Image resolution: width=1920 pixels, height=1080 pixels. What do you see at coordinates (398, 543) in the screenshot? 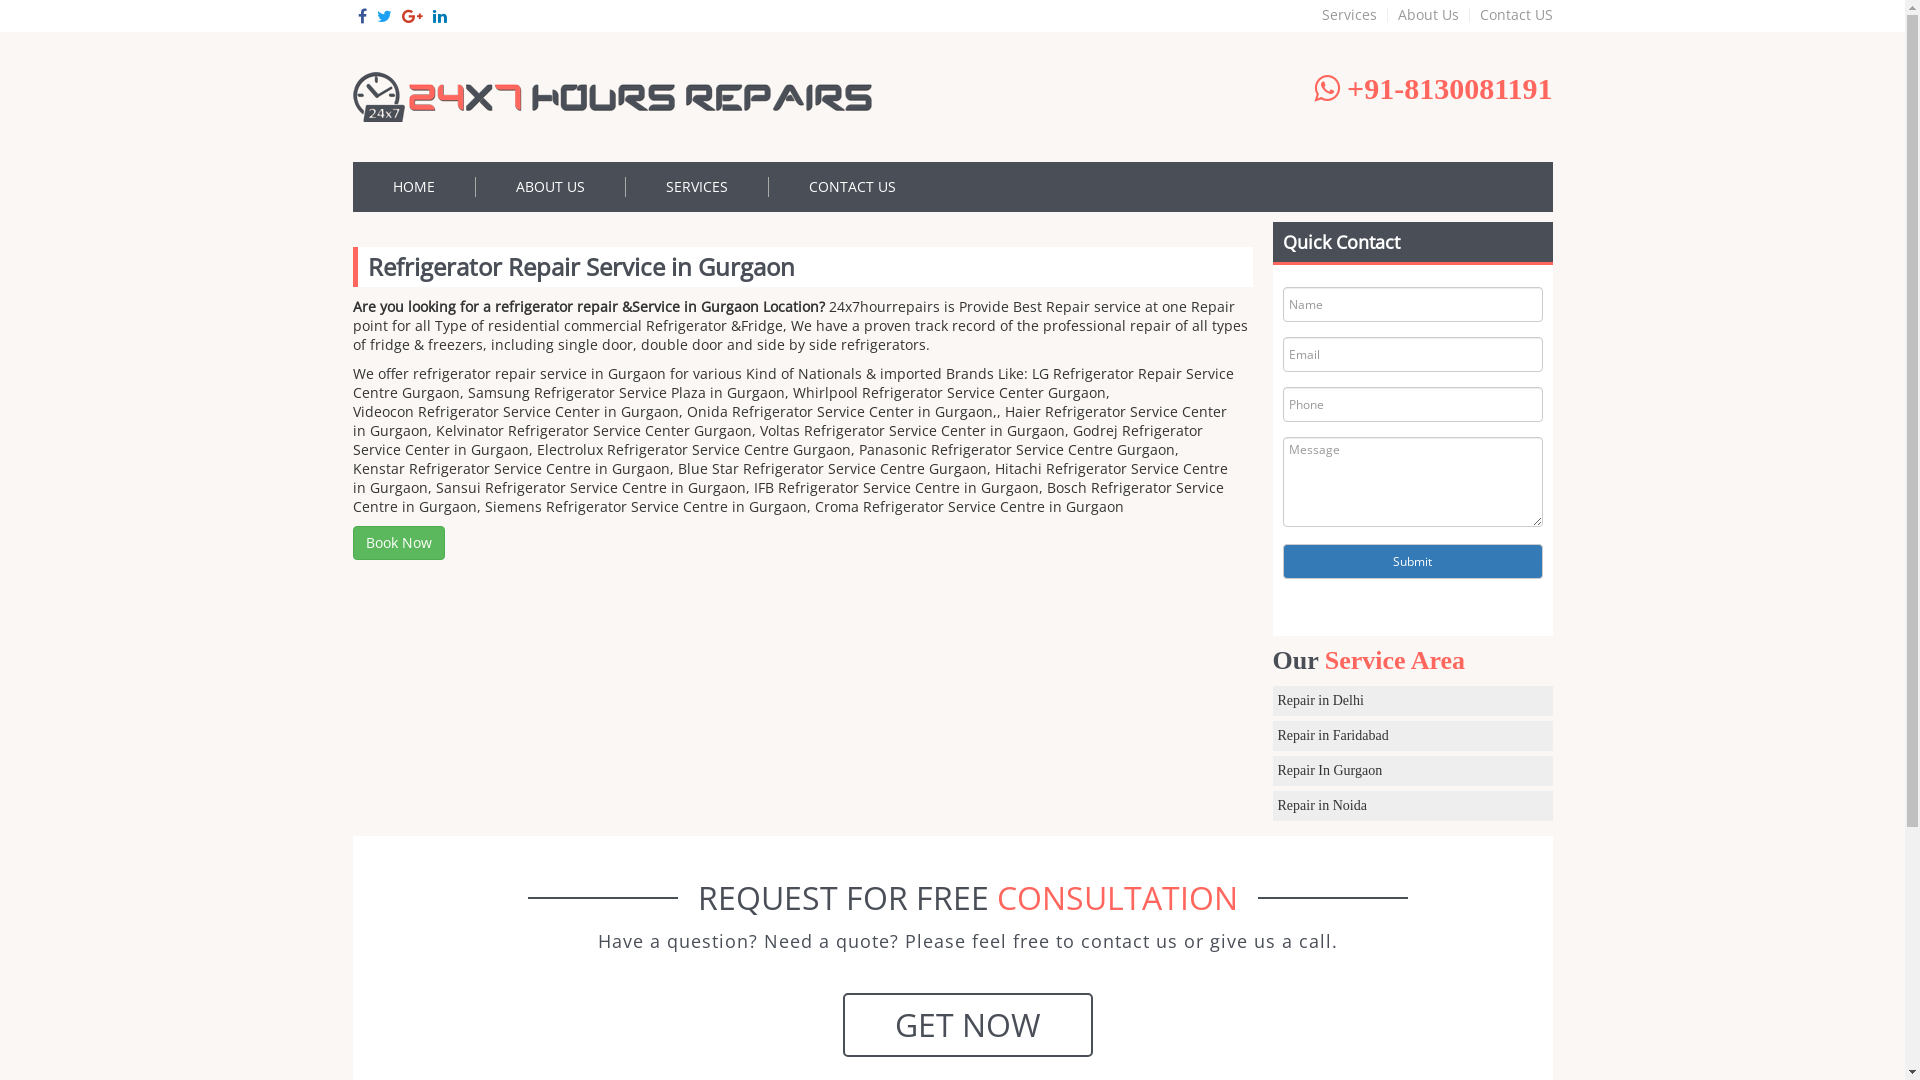
I see `'Book Now'` at bounding box center [398, 543].